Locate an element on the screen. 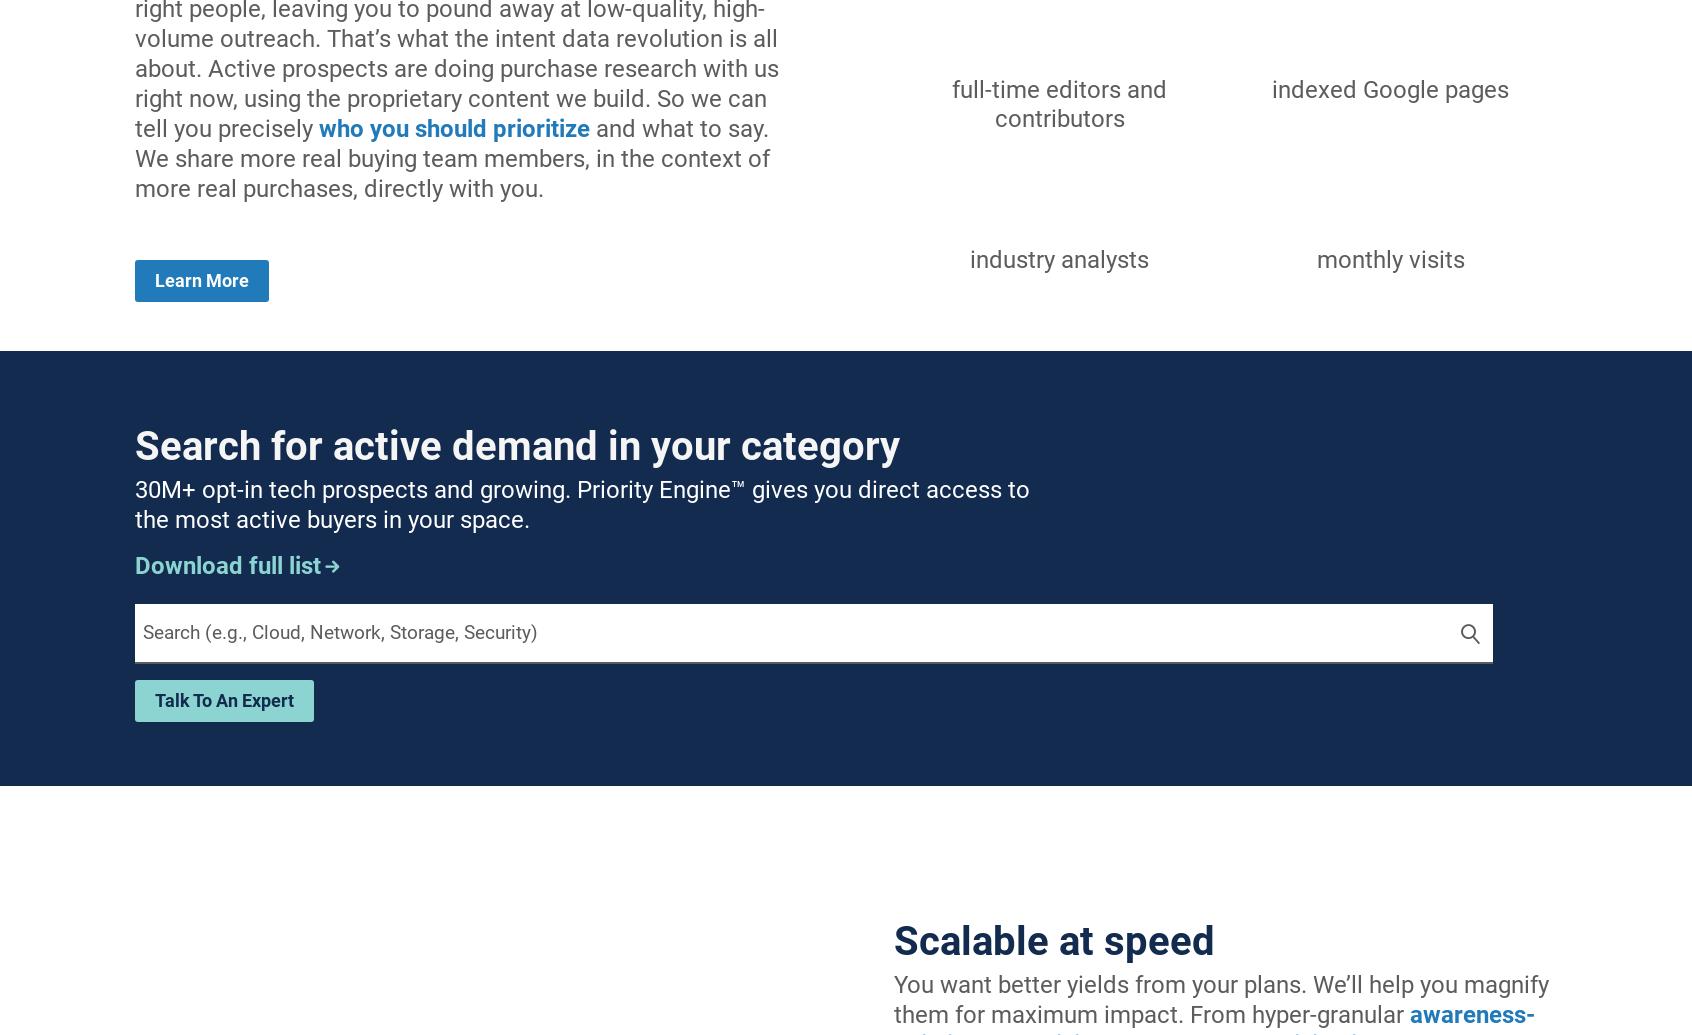 The image size is (1692, 1035). 'and what to say. We share more real buying team members, in the context of more real purchases, directly with you.' is located at coordinates (451, 158).